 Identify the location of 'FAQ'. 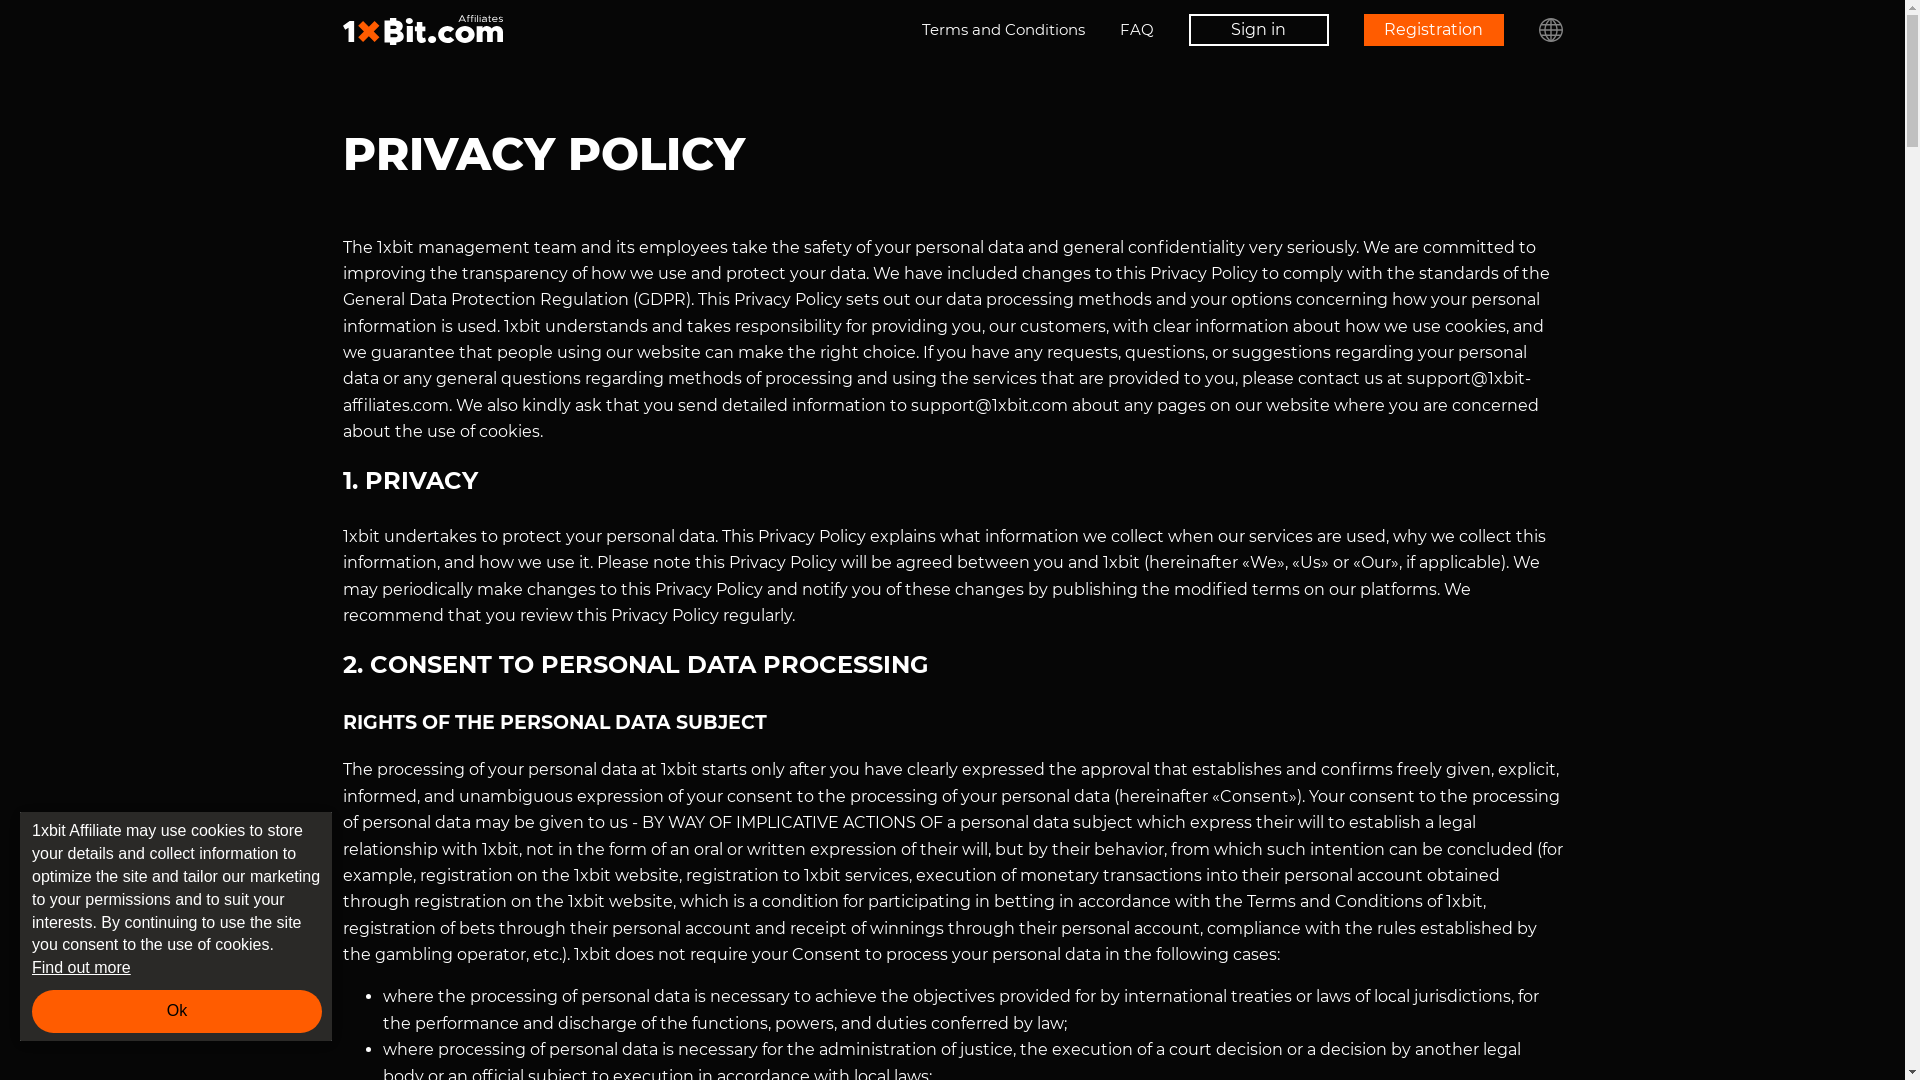
(1137, 30).